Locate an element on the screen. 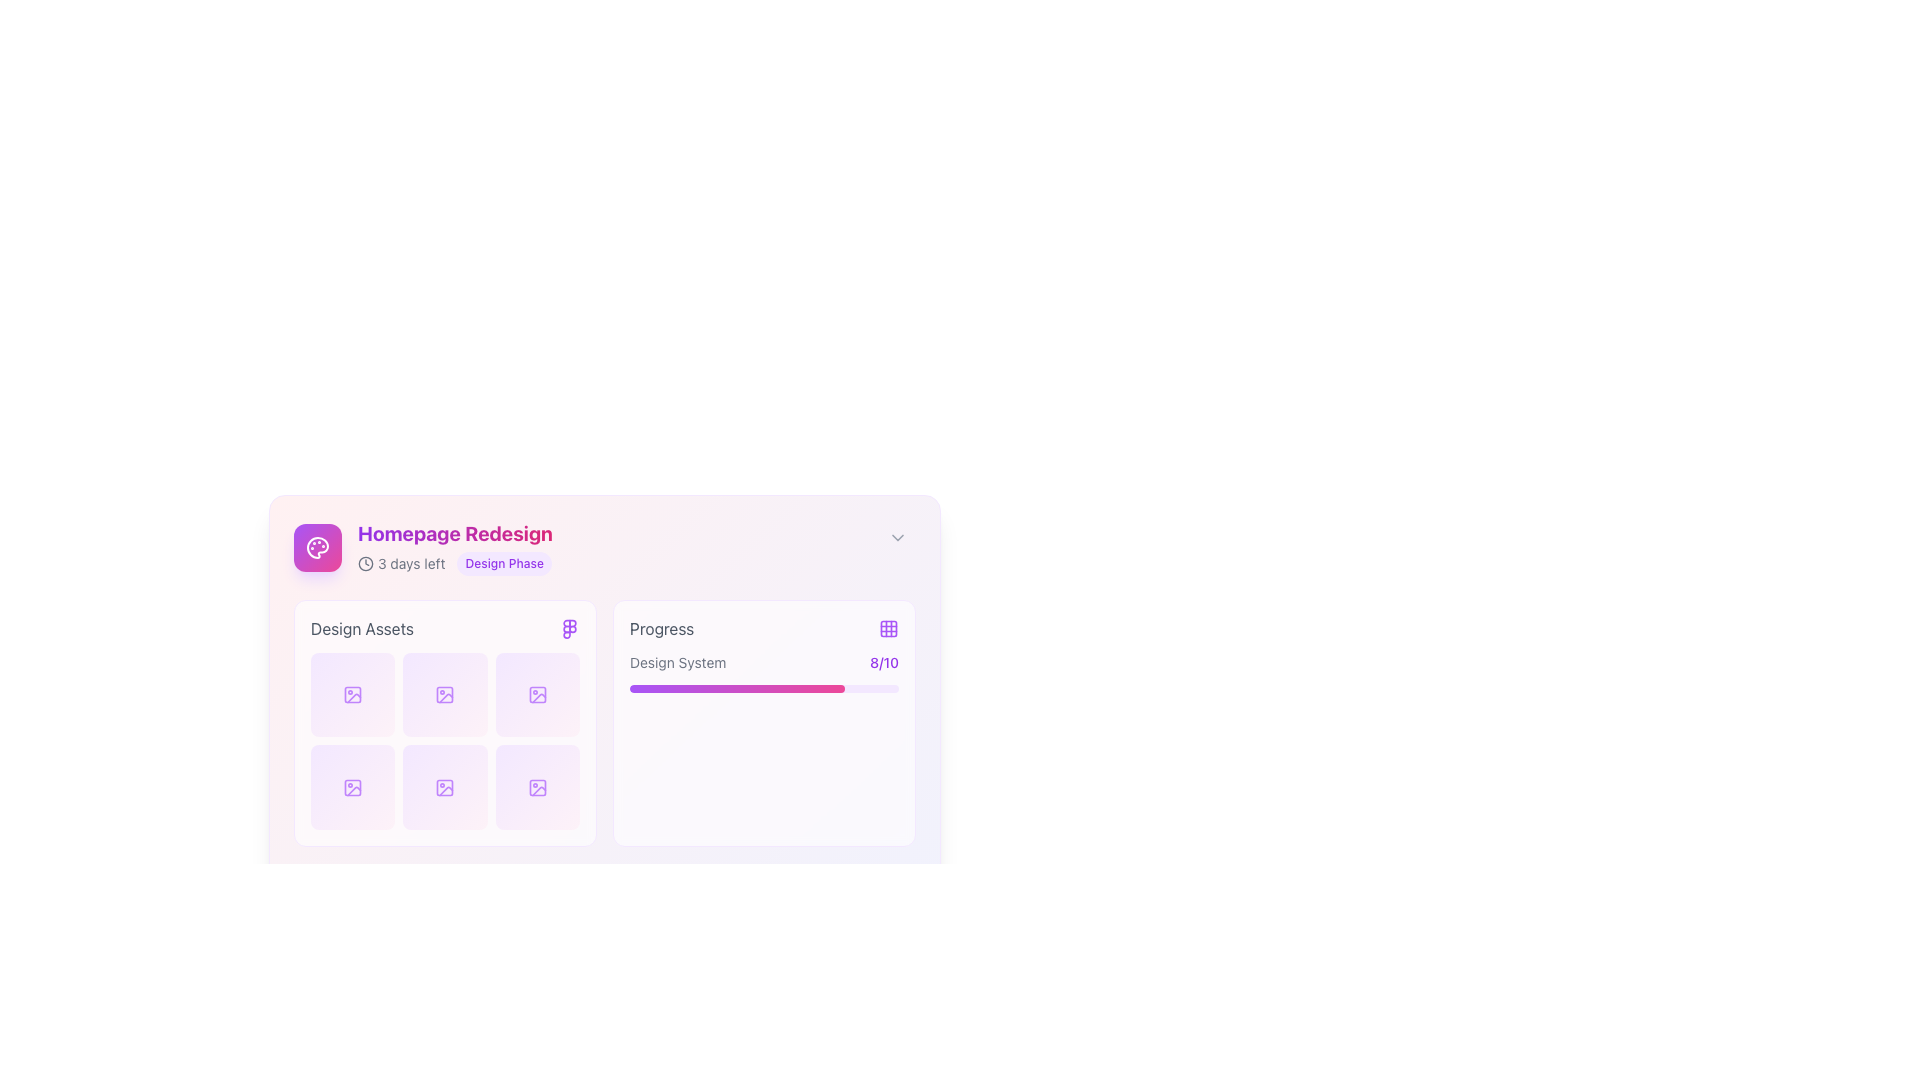 The height and width of the screenshot is (1080, 1920). the purple-colored 3x3 grid IconButton located in the header area of the 'Progress' section is located at coordinates (887, 627).